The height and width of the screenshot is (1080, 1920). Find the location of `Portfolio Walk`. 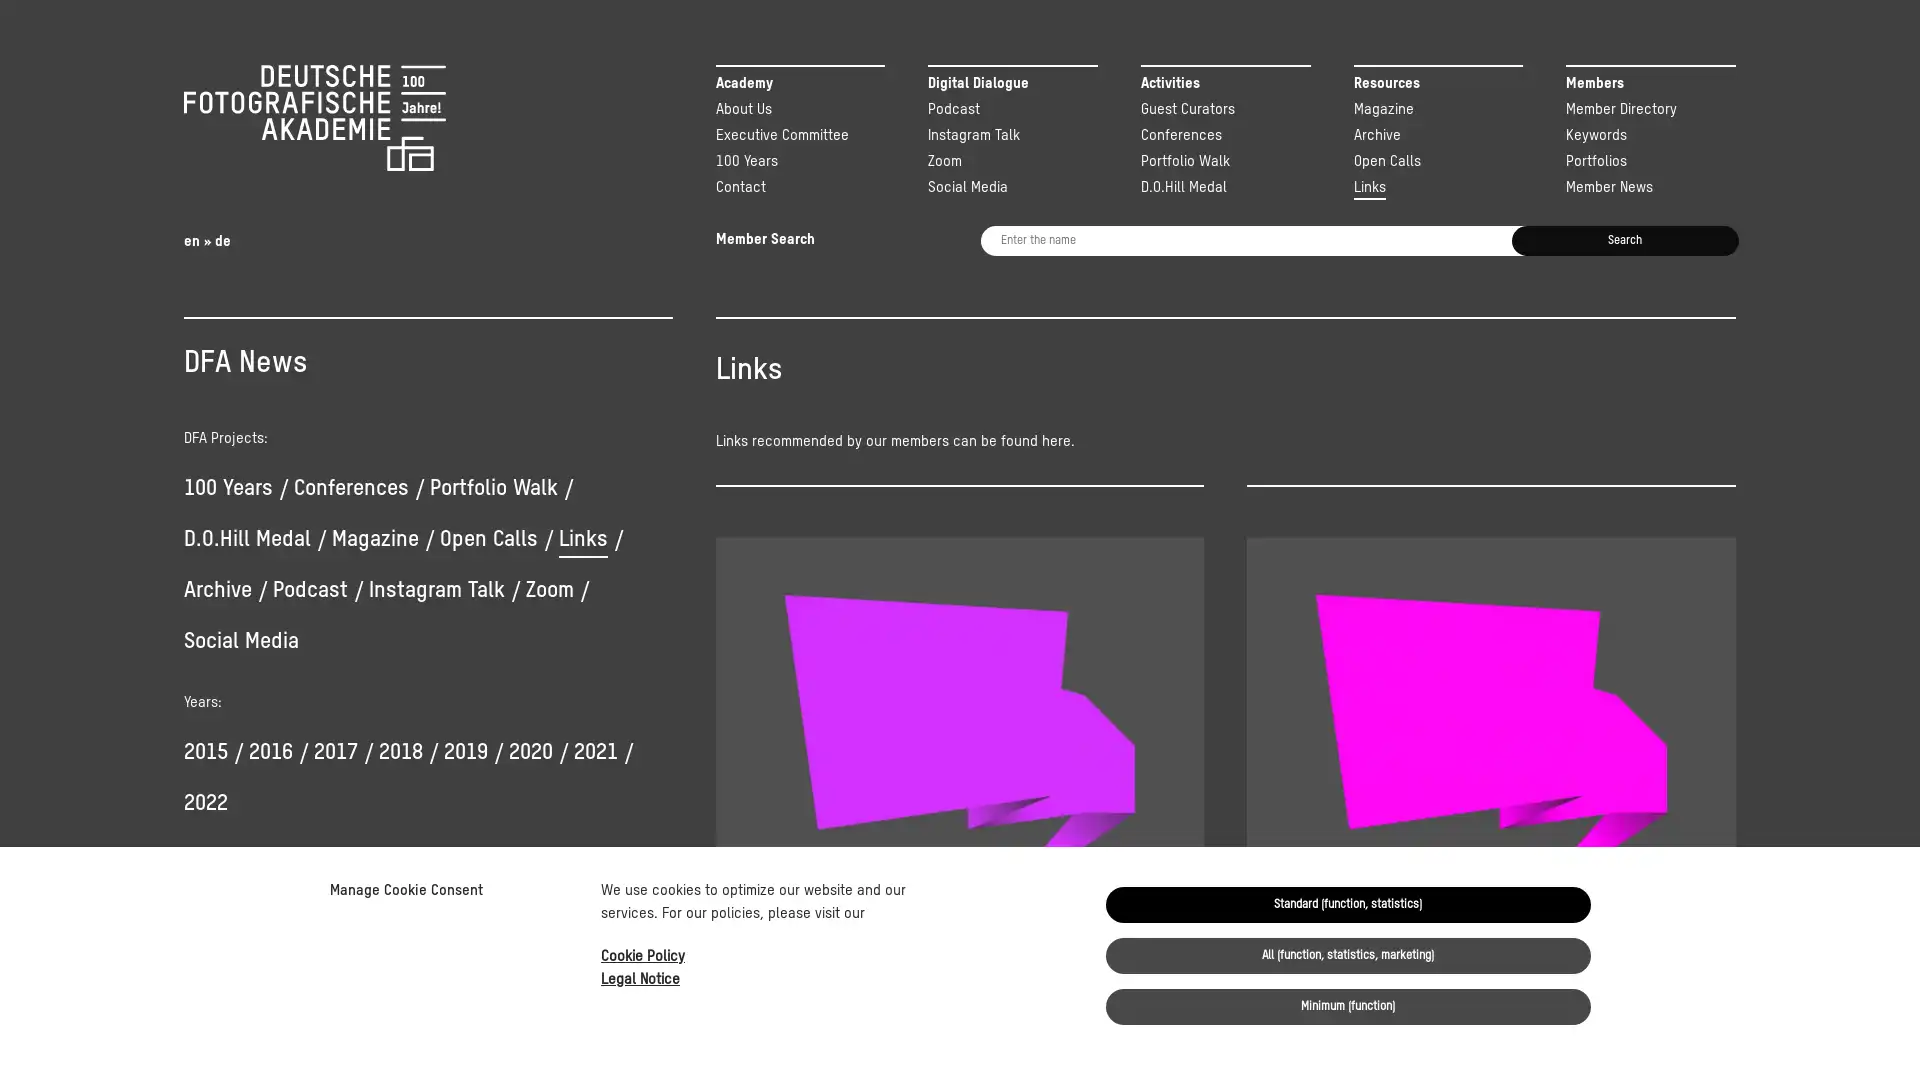

Portfolio Walk is located at coordinates (494, 489).